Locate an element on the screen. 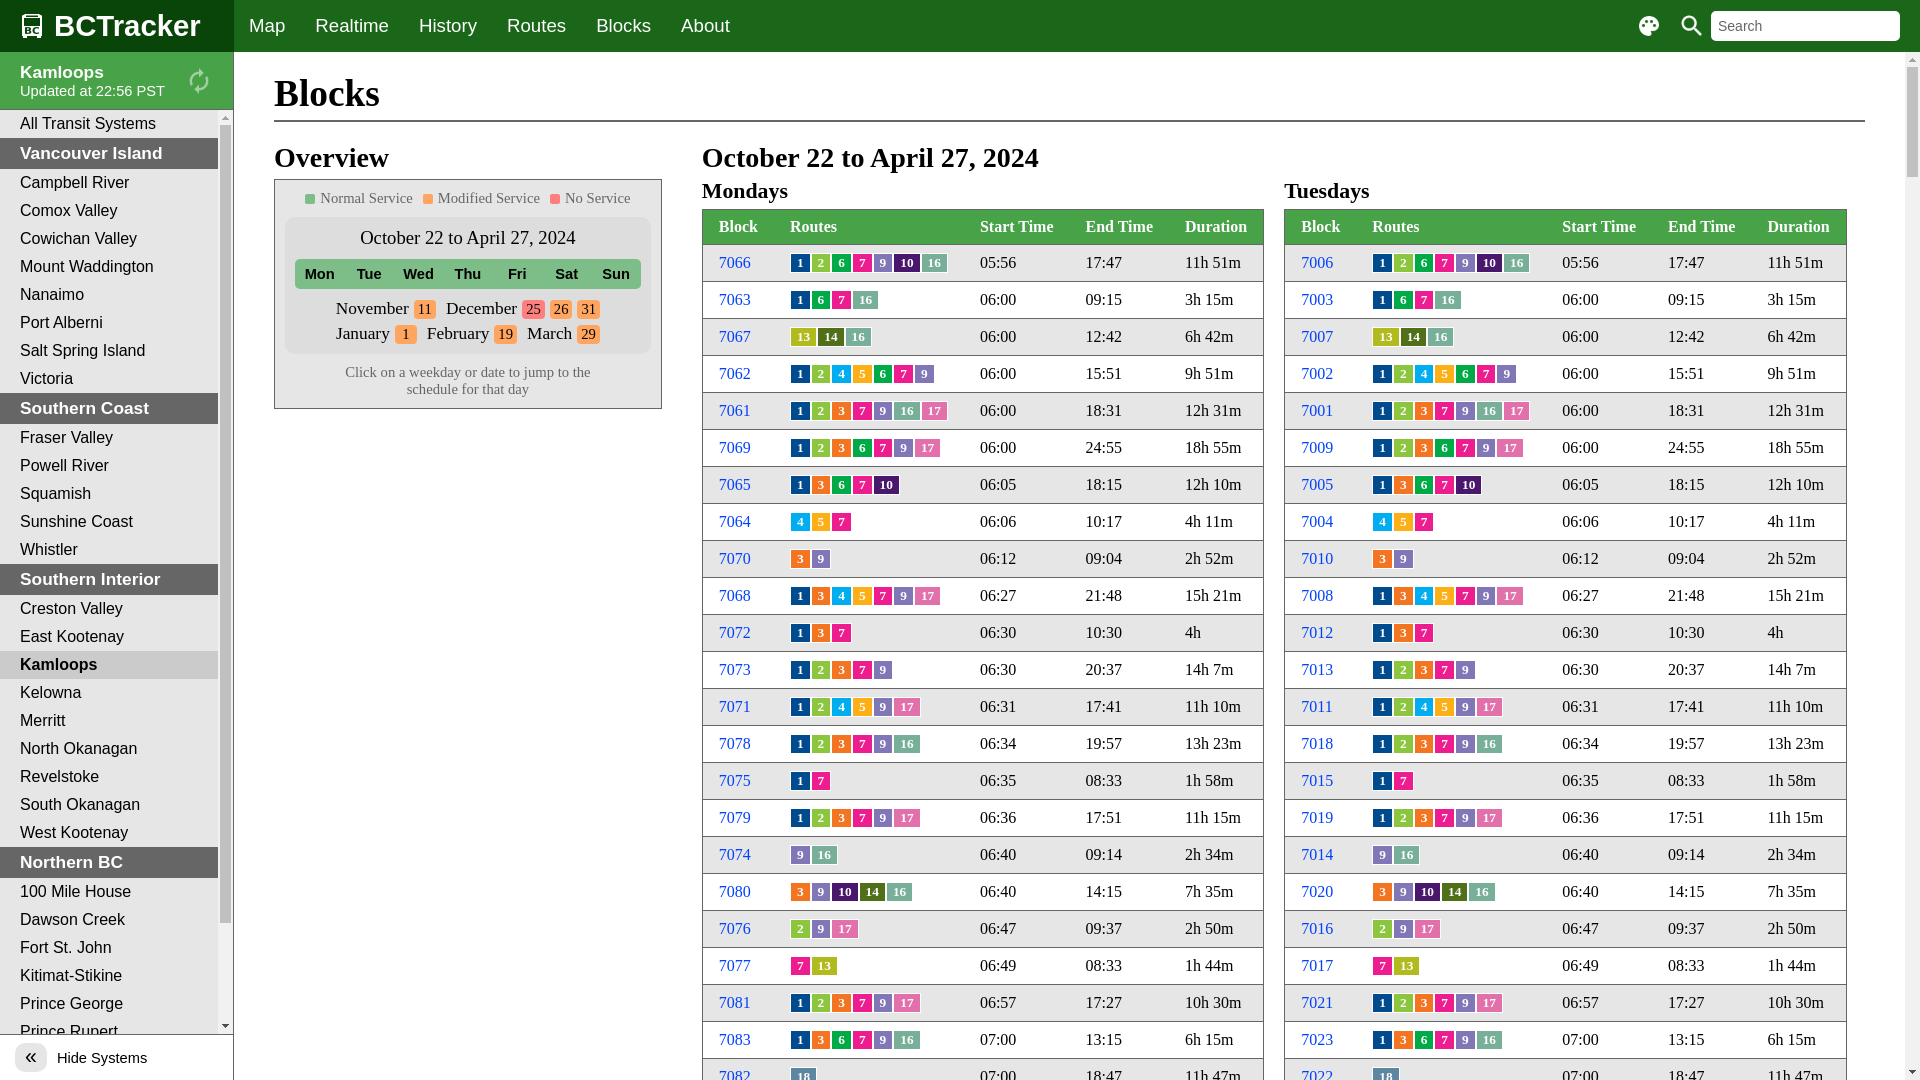 The width and height of the screenshot is (1920, 1080). '16' is located at coordinates (1489, 1039).